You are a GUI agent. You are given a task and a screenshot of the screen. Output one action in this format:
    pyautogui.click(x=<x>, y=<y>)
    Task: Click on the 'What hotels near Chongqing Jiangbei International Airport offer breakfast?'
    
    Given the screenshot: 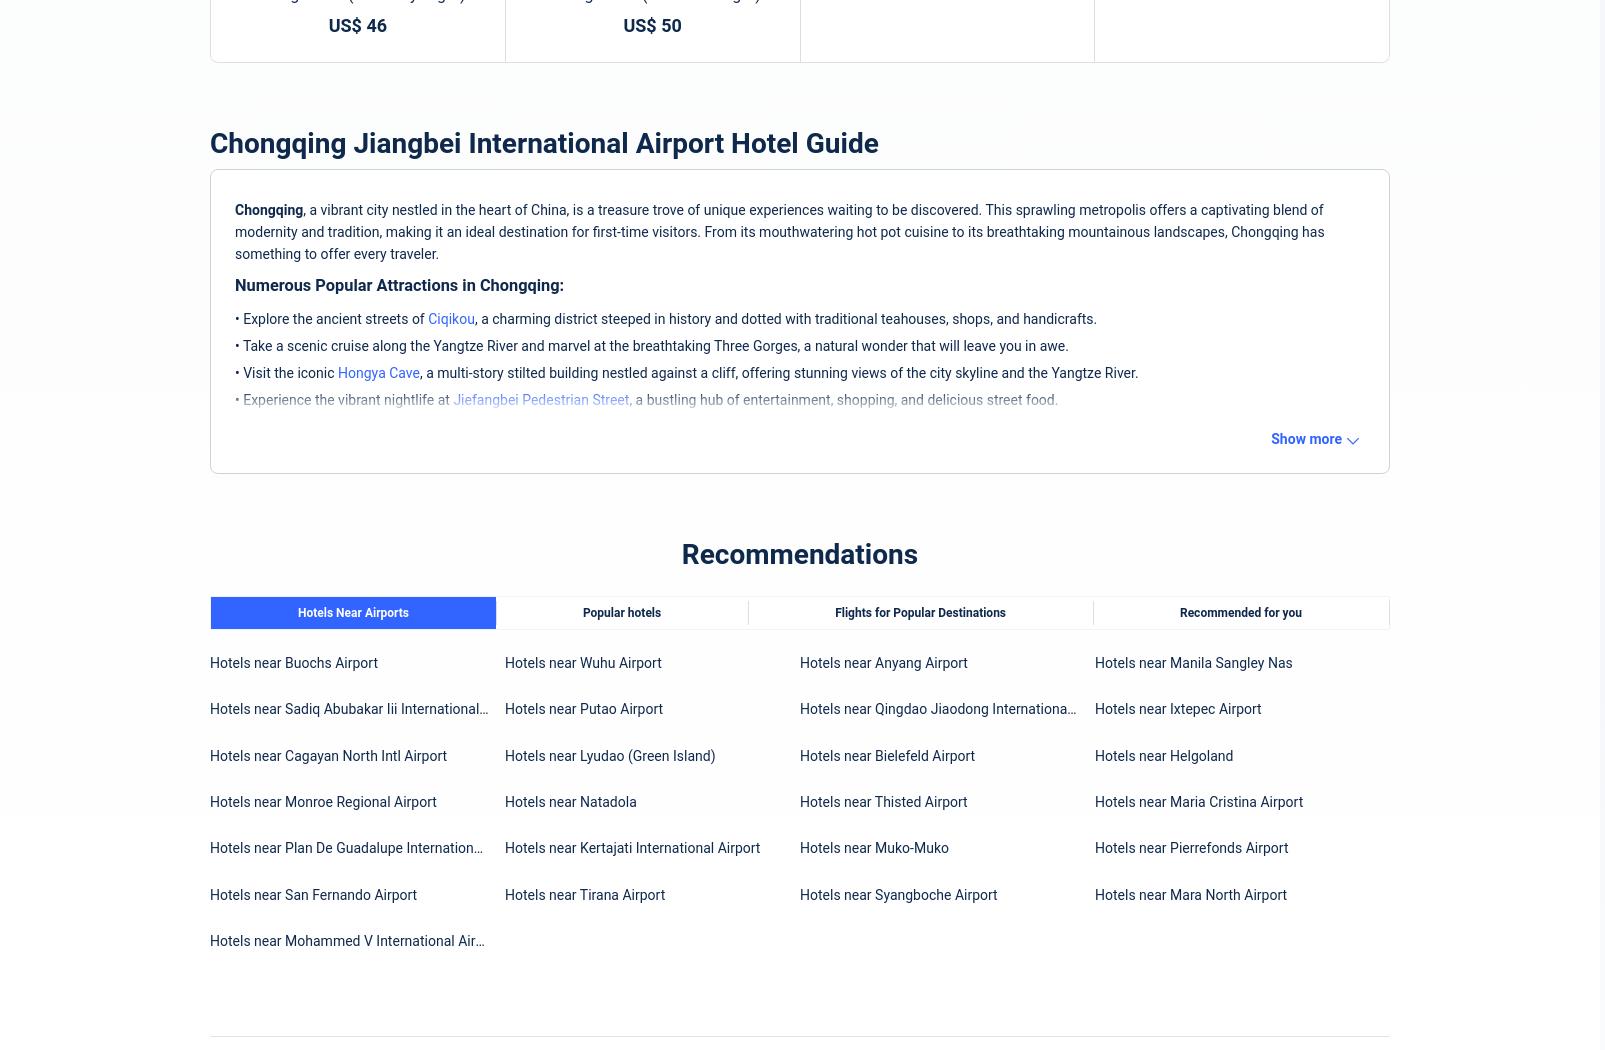 What is the action you would take?
    pyautogui.click(x=498, y=426)
    